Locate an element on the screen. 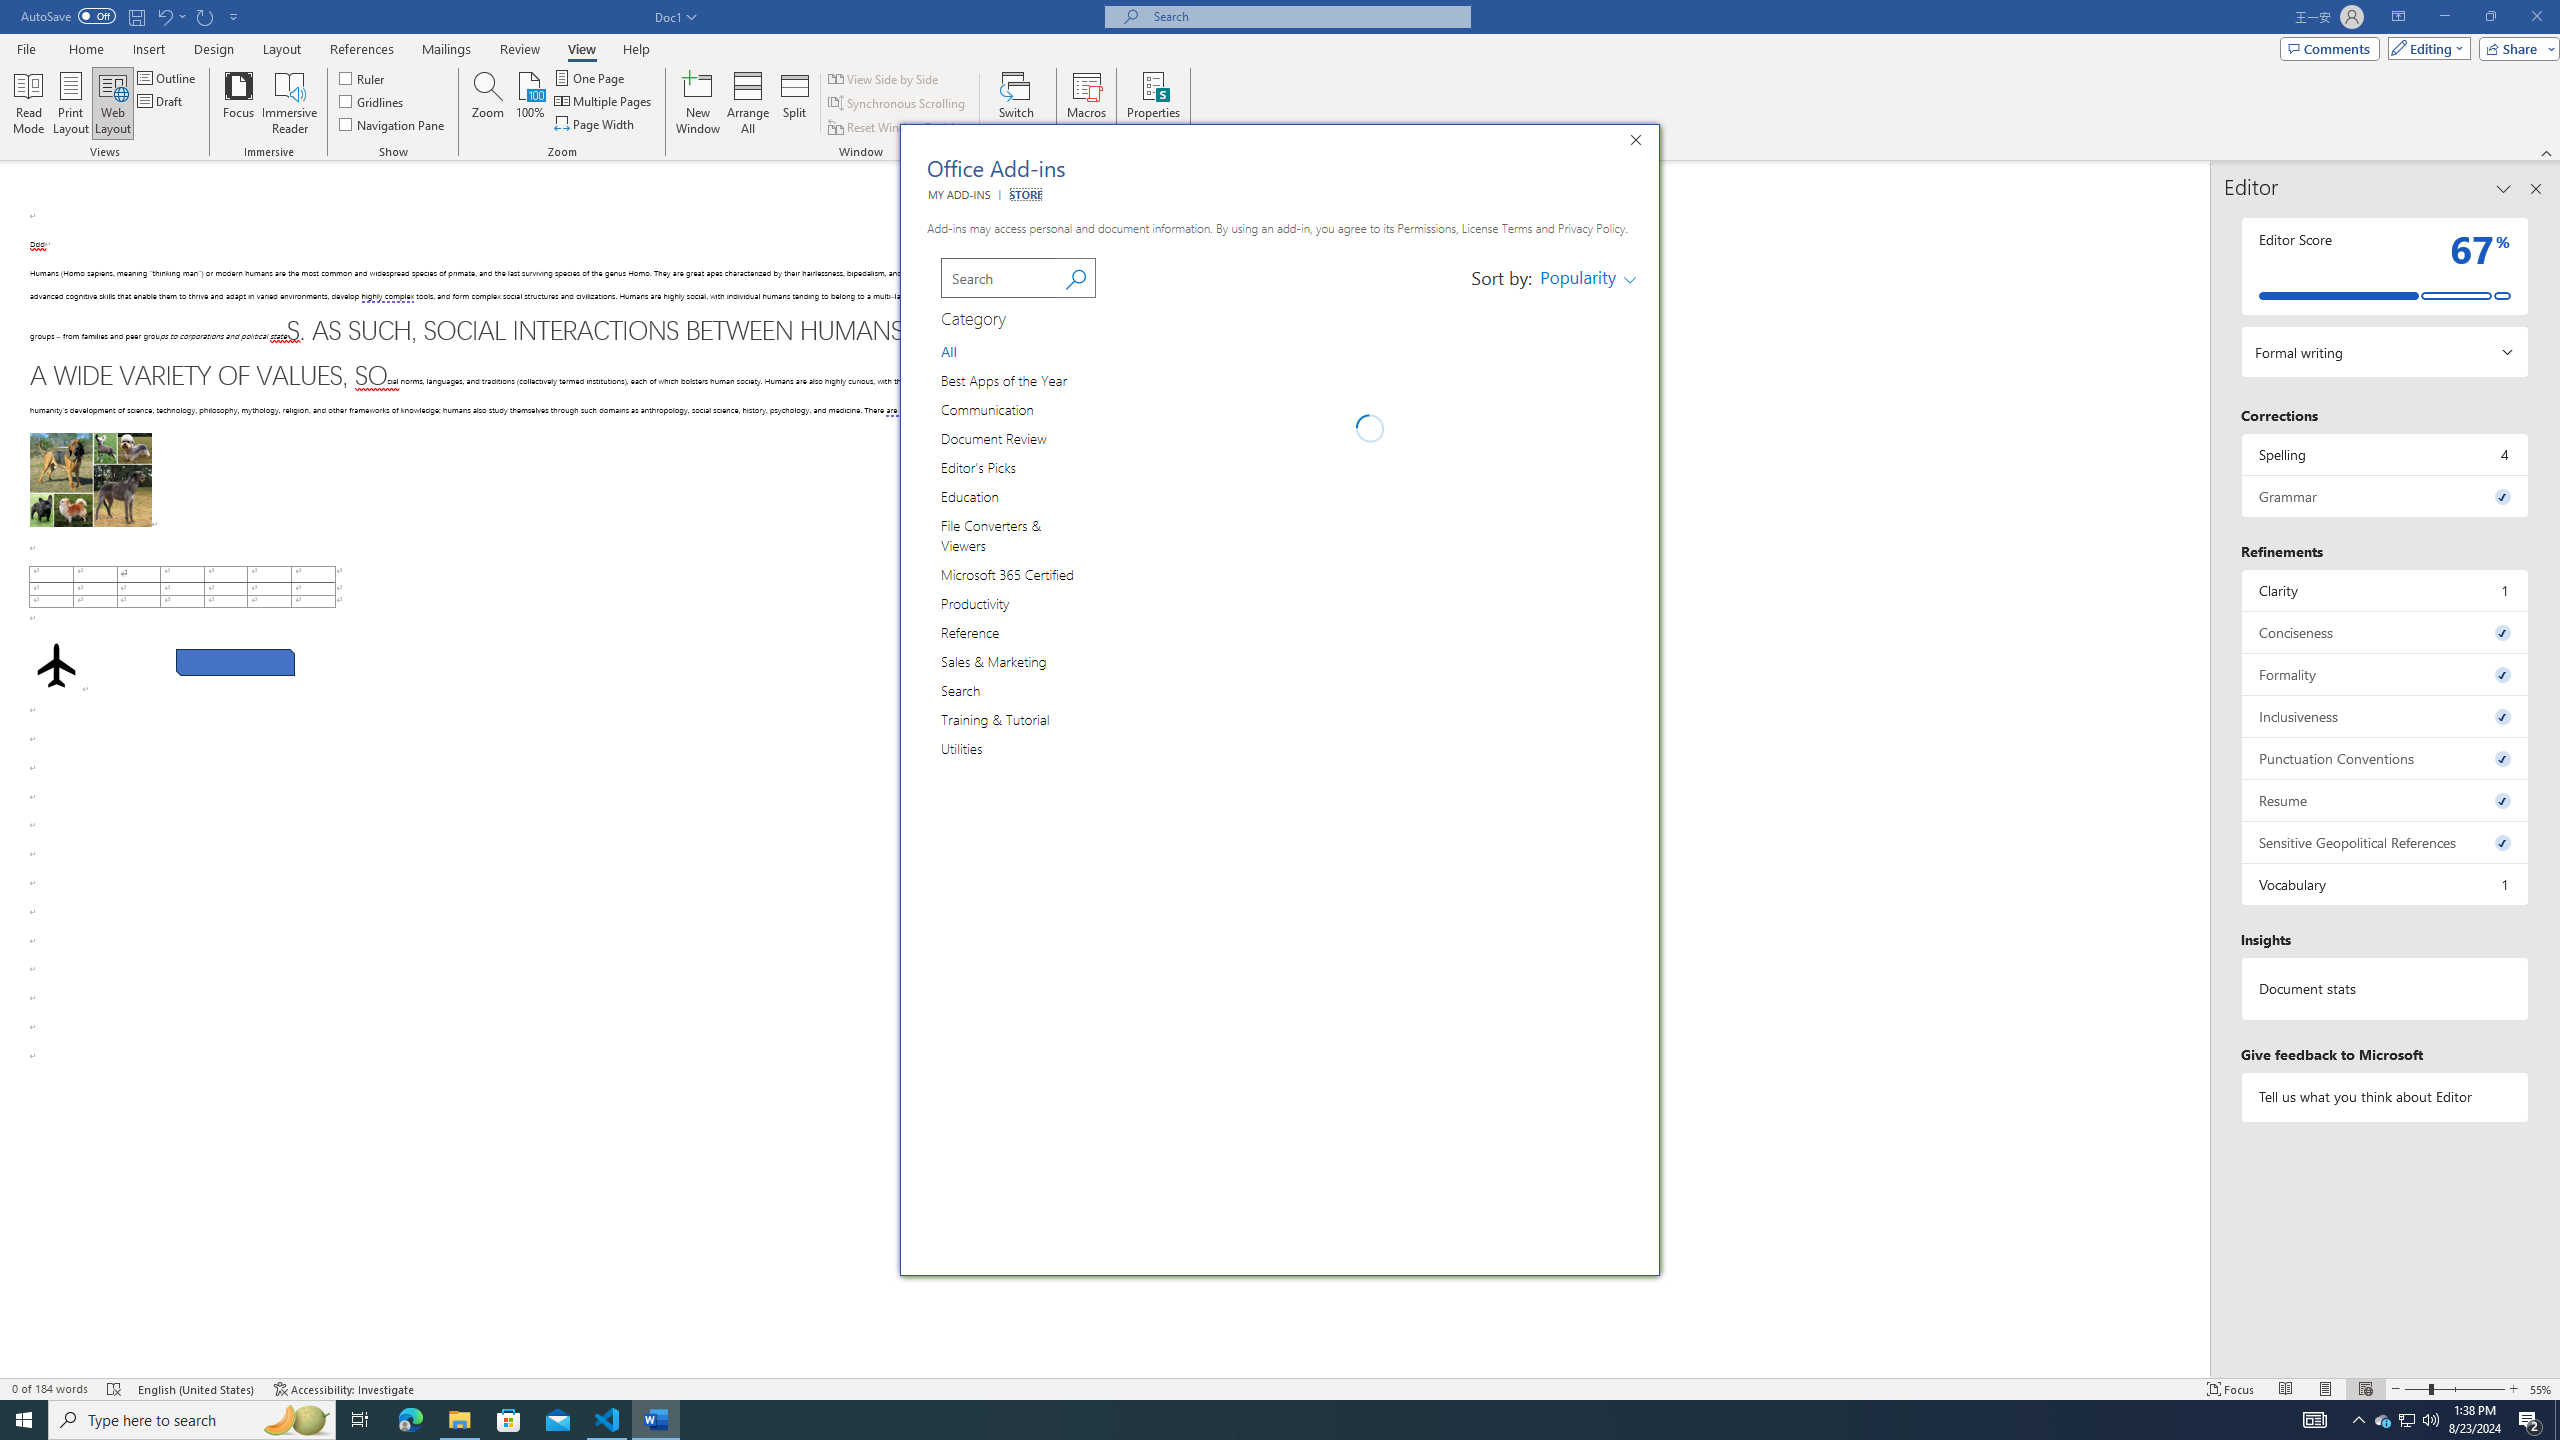  'STORE' is located at coordinates (1024, 194).